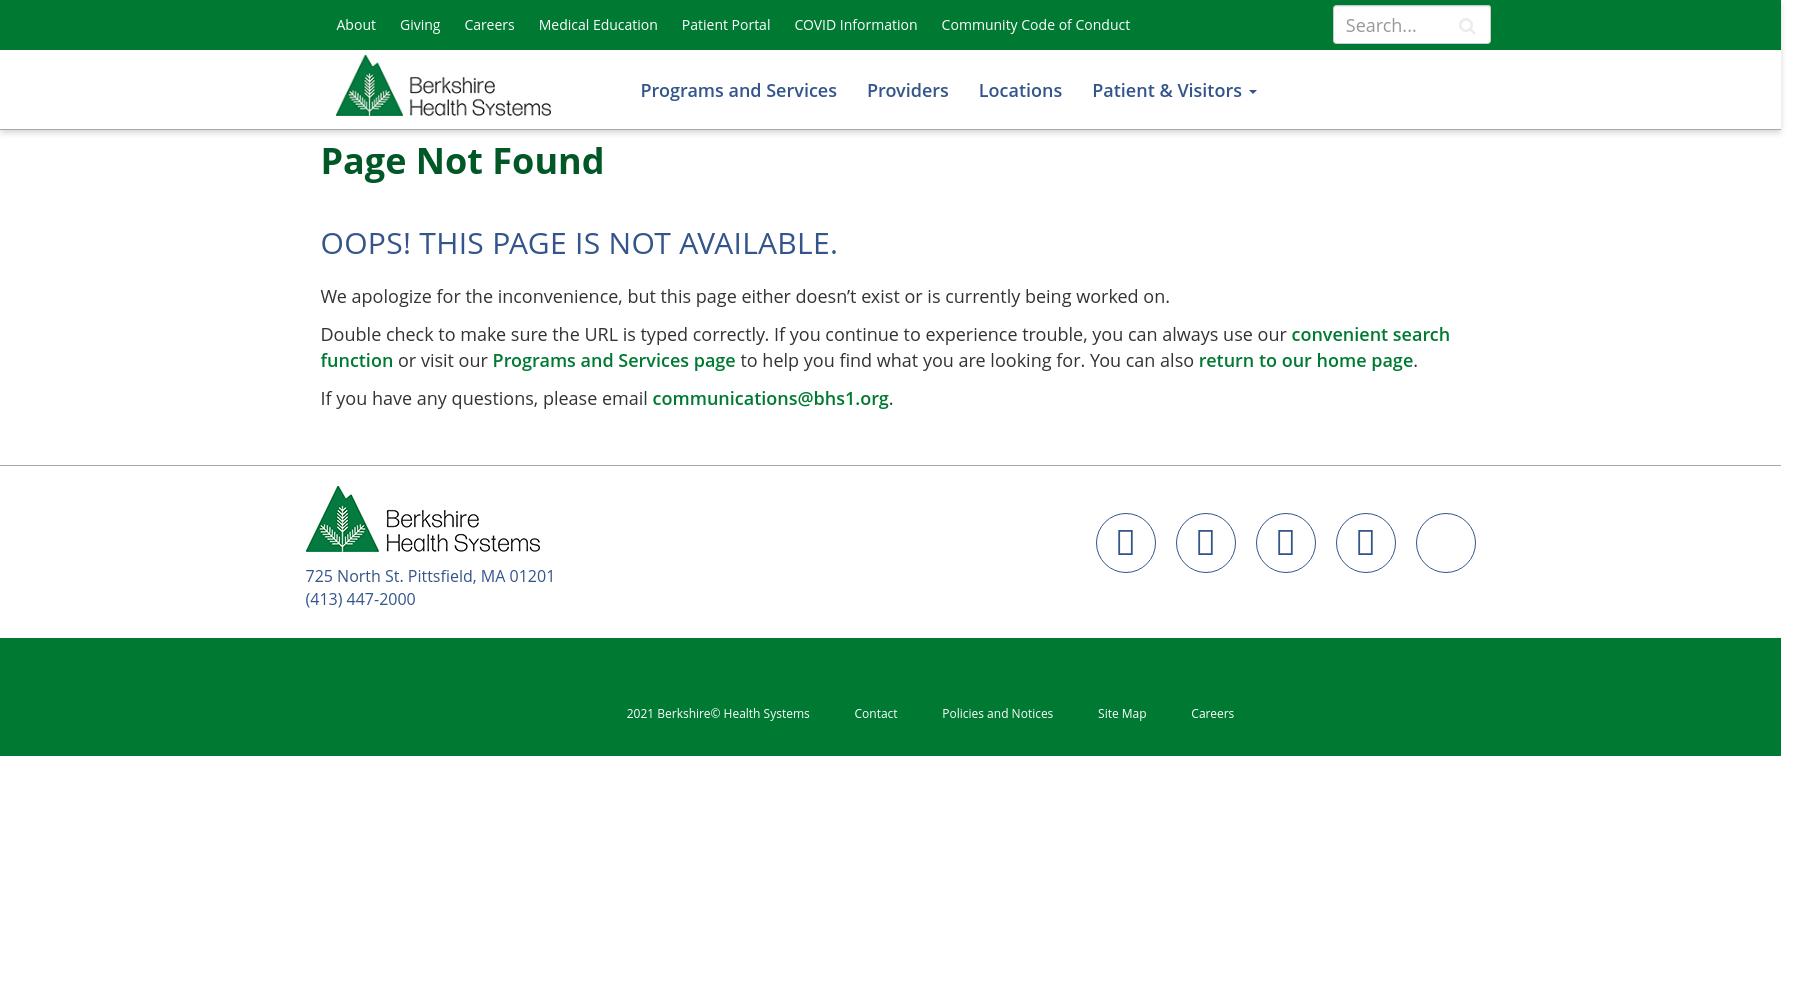 This screenshot has height=1000, width=1796. Describe the element at coordinates (737, 89) in the screenshot. I see `'Programs and Services'` at that location.